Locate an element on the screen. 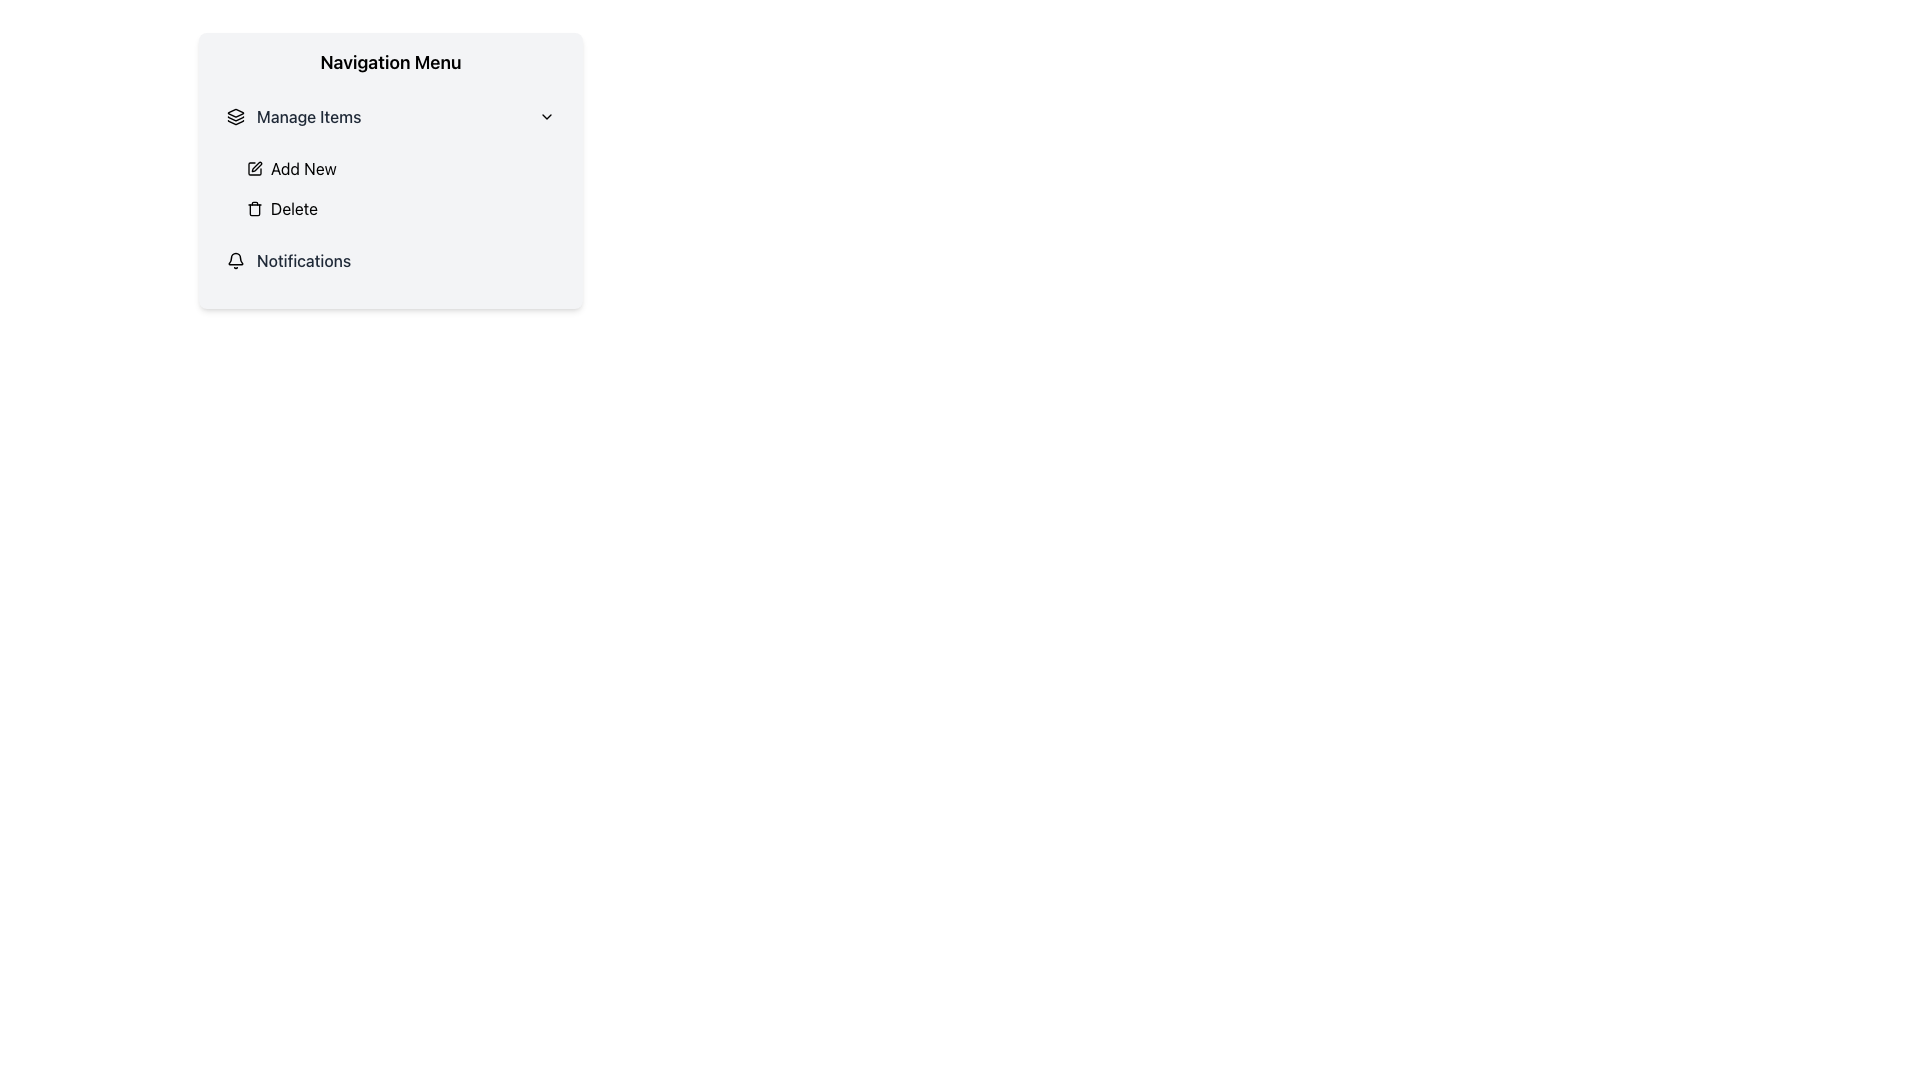 The height and width of the screenshot is (1080, 1920). the black outlined bell-shaped icon representing notifications, located under the 'Notifications' label in the navigation menu is located at coordinates (235, 258).